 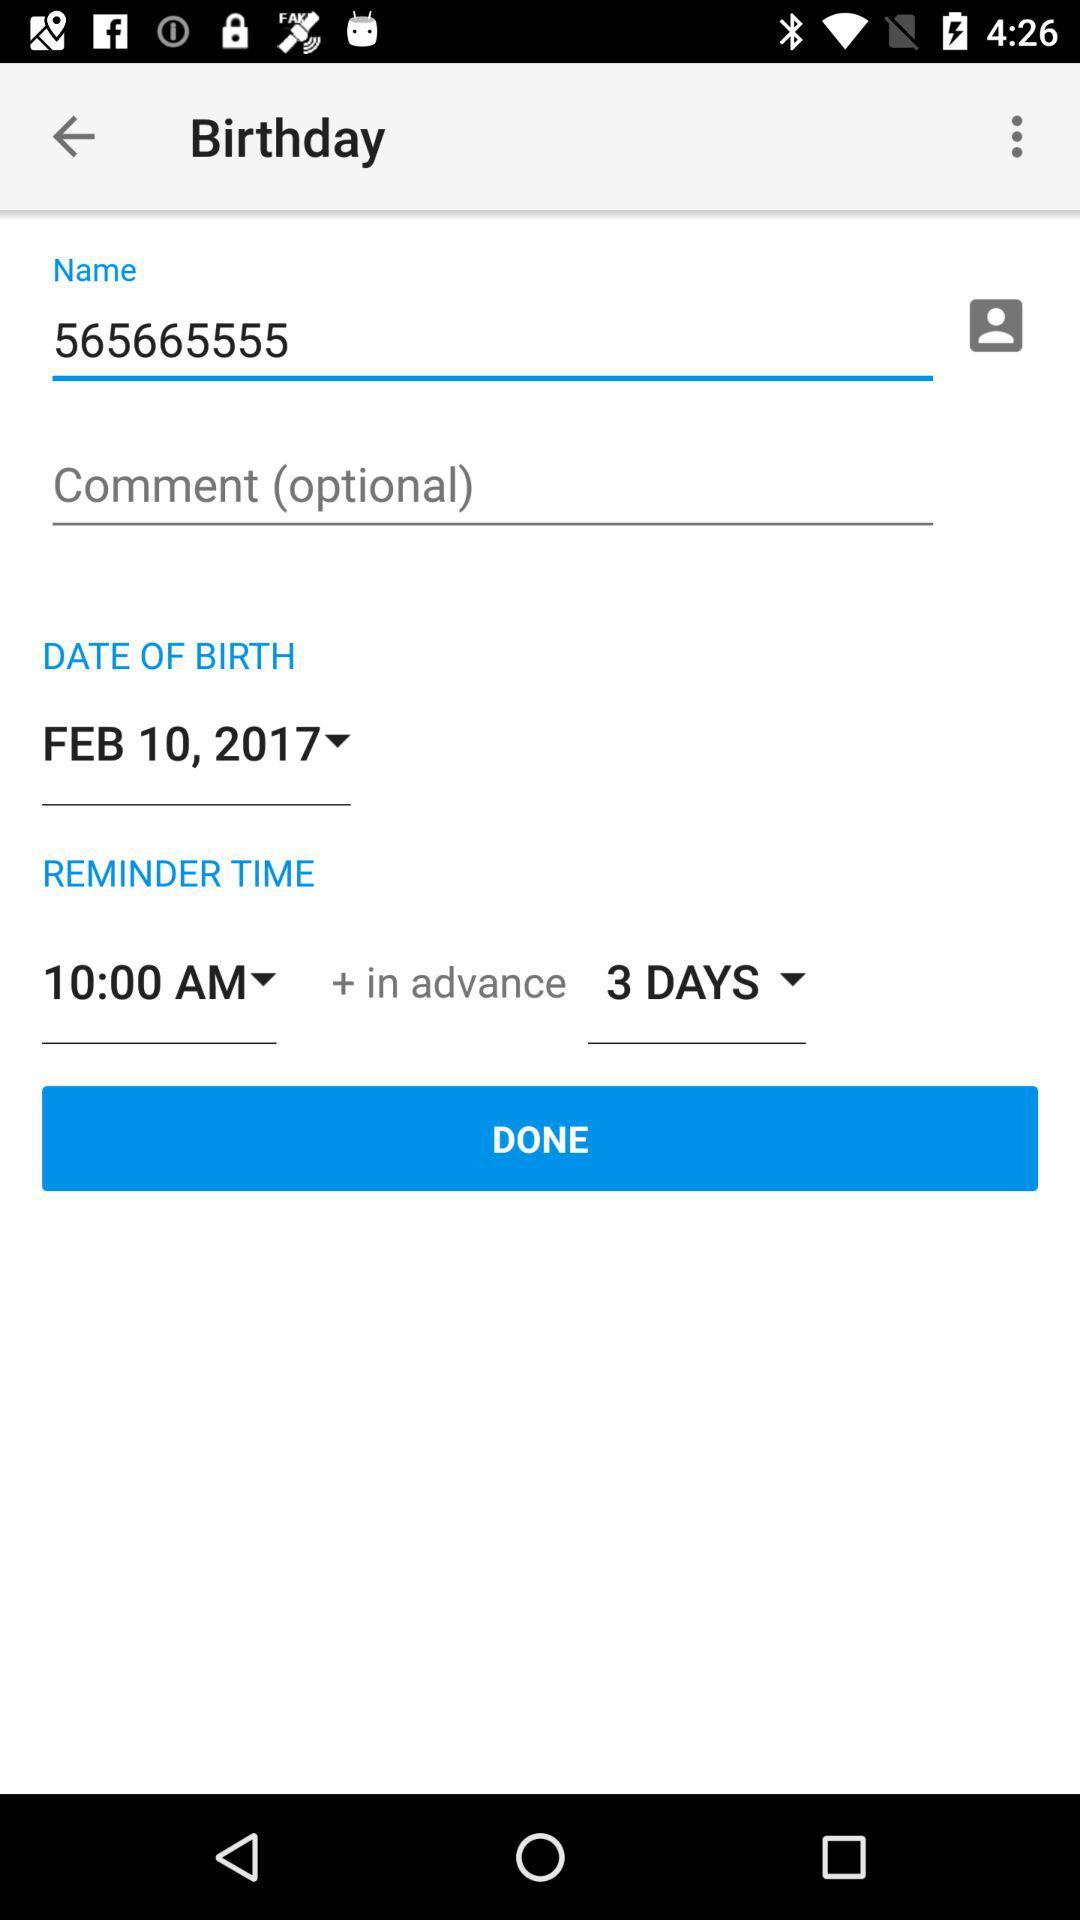 I want to click on edit personal details, so click(x=995, y=325).